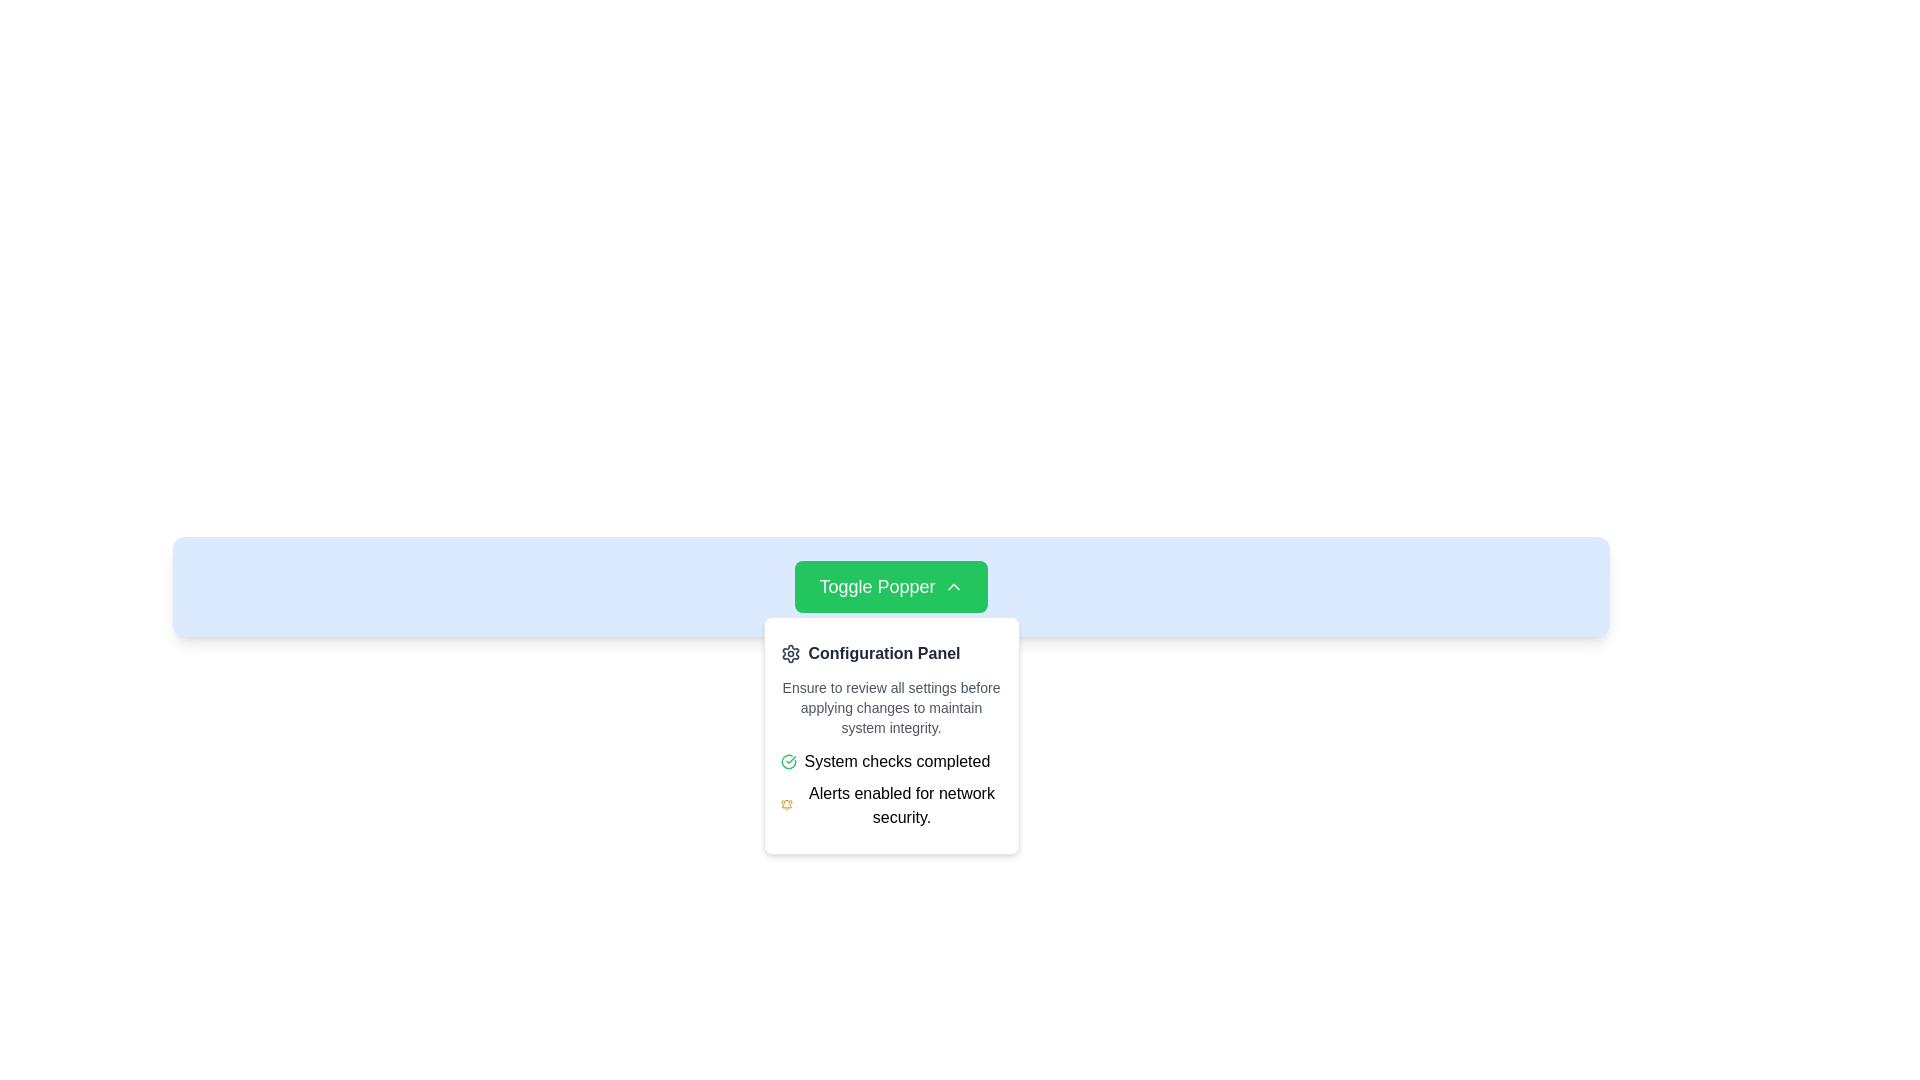 The image size is (1920, 1080). What do you see at coordinates (789, 654) in the screenshot?
I see `the gear icon in the 'Configuration Panel'` at bounding box center [789, 654].